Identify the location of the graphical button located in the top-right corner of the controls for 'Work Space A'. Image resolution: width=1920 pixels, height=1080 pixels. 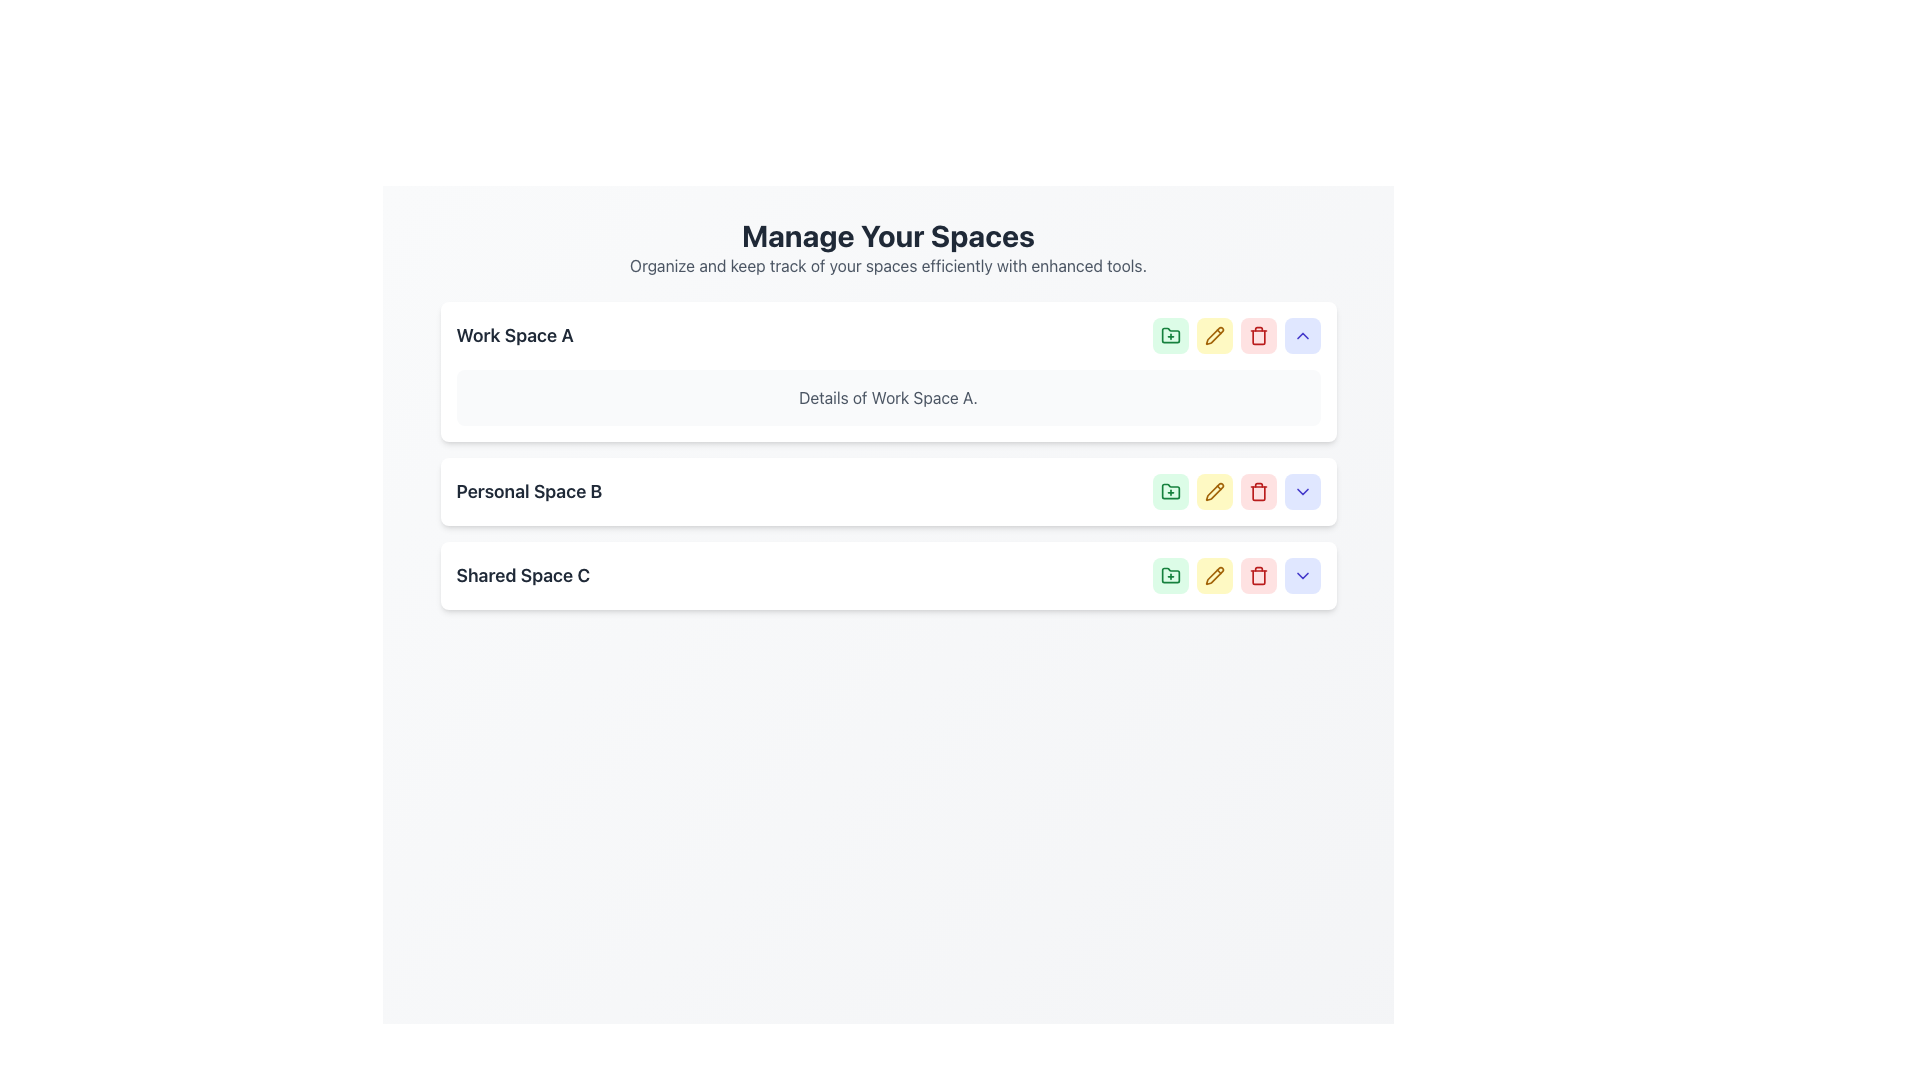
(1170, 334).